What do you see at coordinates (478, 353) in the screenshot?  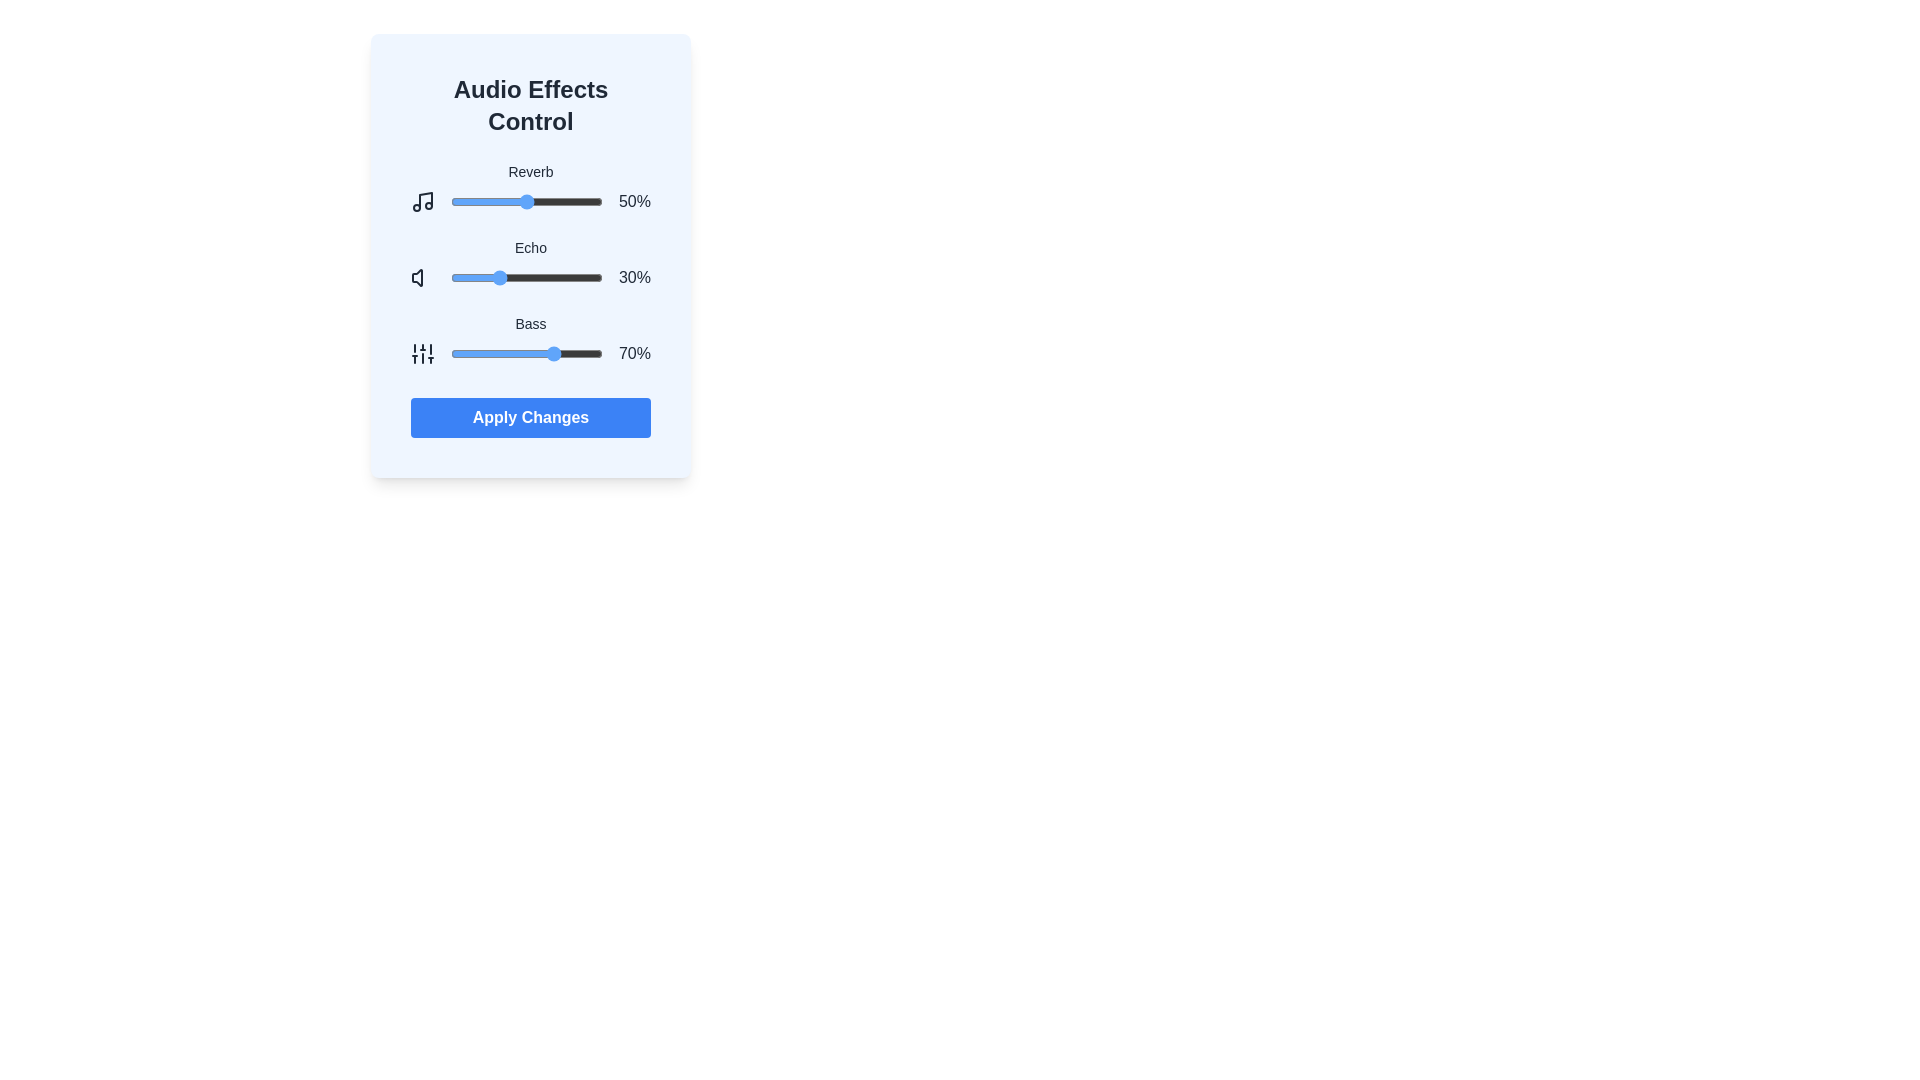 I see `the bass level` at bounding box center [478, 353].